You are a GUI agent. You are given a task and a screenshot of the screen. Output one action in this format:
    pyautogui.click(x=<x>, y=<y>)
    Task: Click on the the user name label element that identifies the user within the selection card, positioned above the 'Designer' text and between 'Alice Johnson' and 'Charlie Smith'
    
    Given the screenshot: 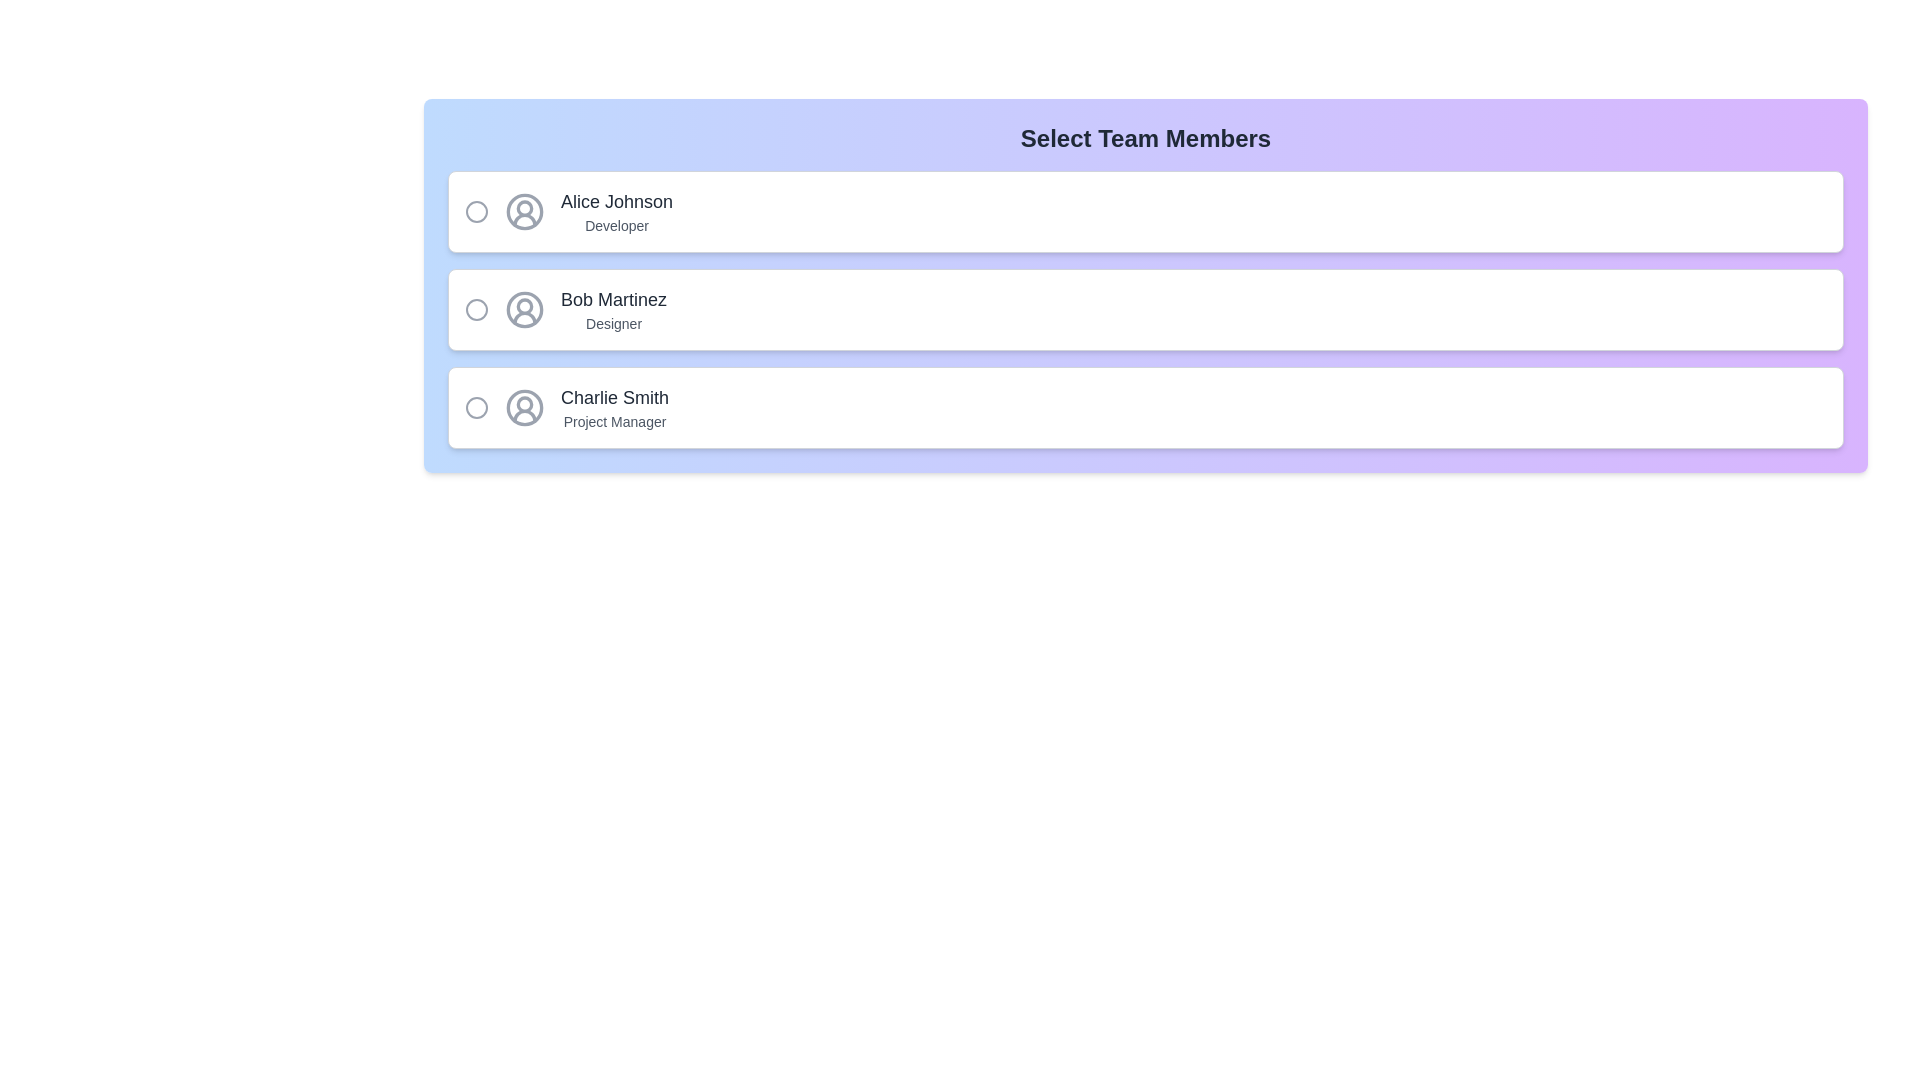 What is the action you would take?
    pyautogui.click(x=613, y=300)
    